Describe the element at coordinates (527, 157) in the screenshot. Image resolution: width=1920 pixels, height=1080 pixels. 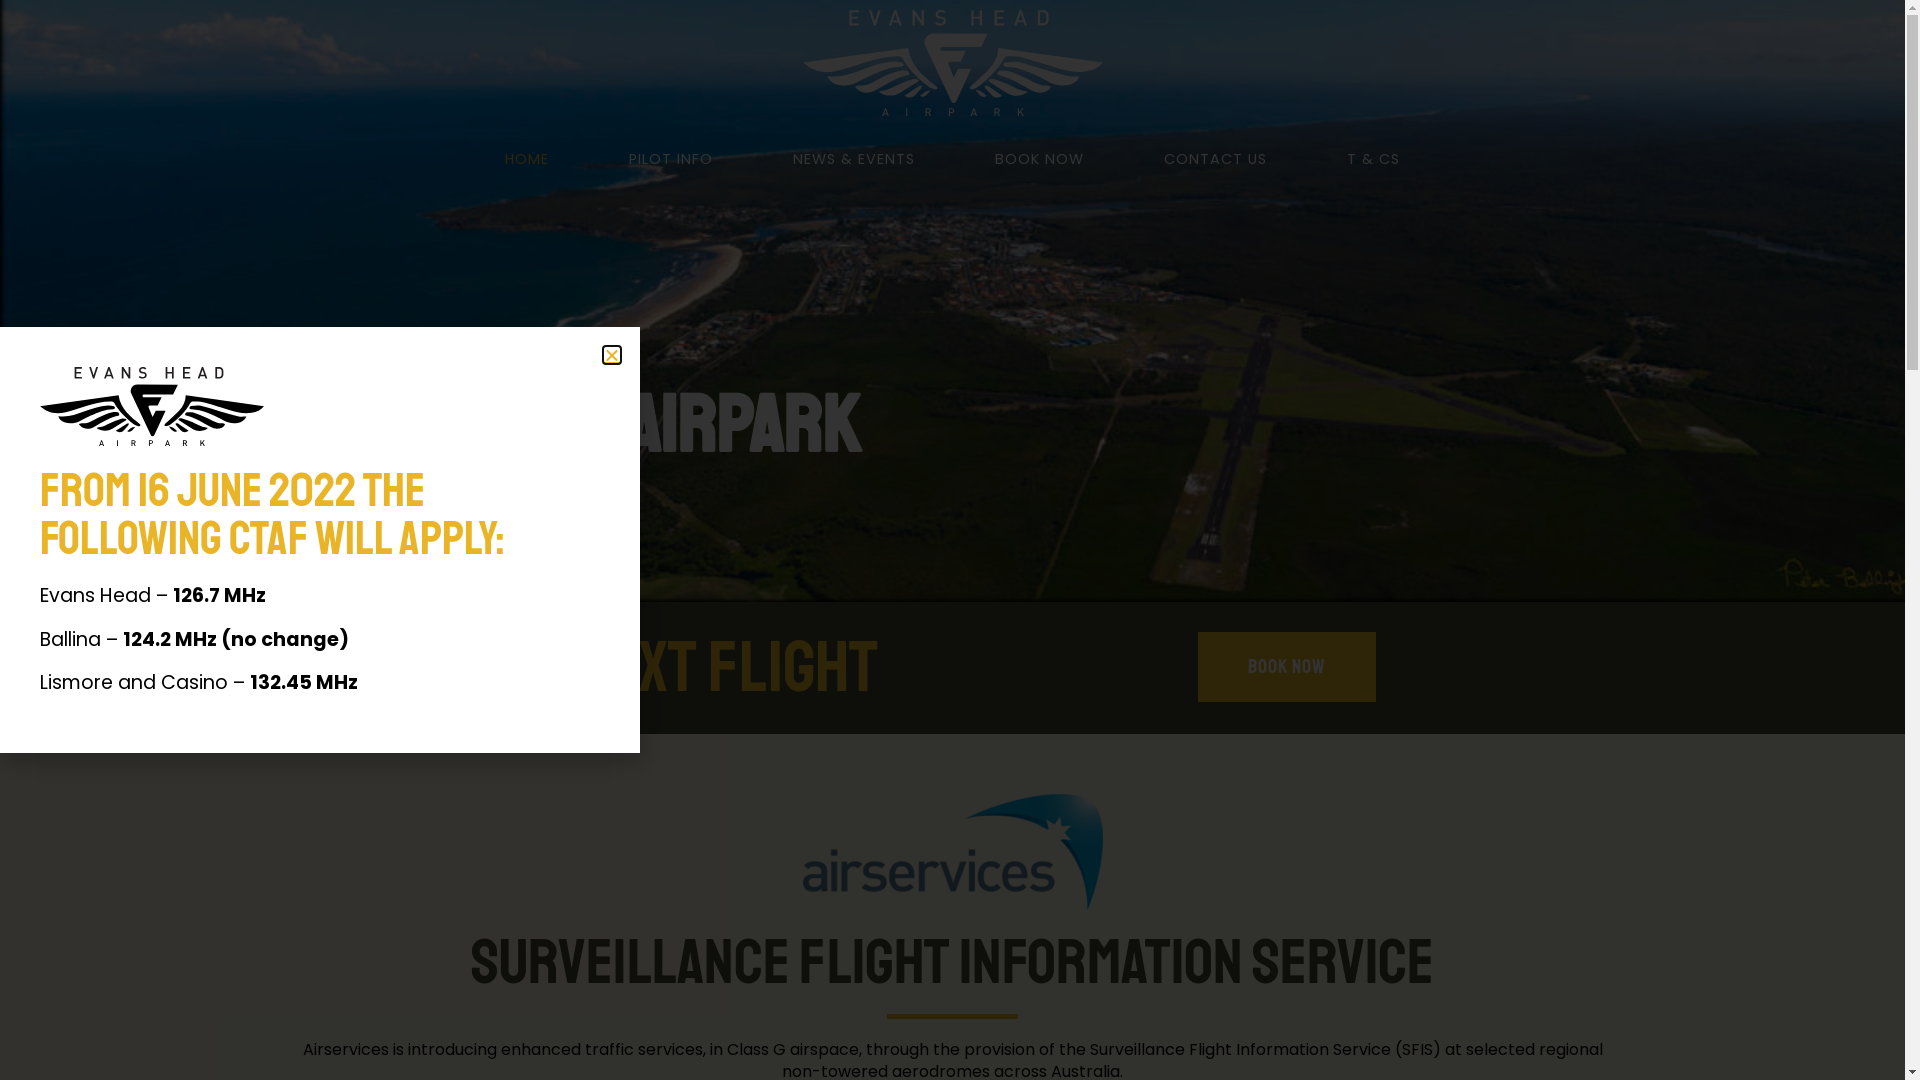
I see `'HOME'` at that location.